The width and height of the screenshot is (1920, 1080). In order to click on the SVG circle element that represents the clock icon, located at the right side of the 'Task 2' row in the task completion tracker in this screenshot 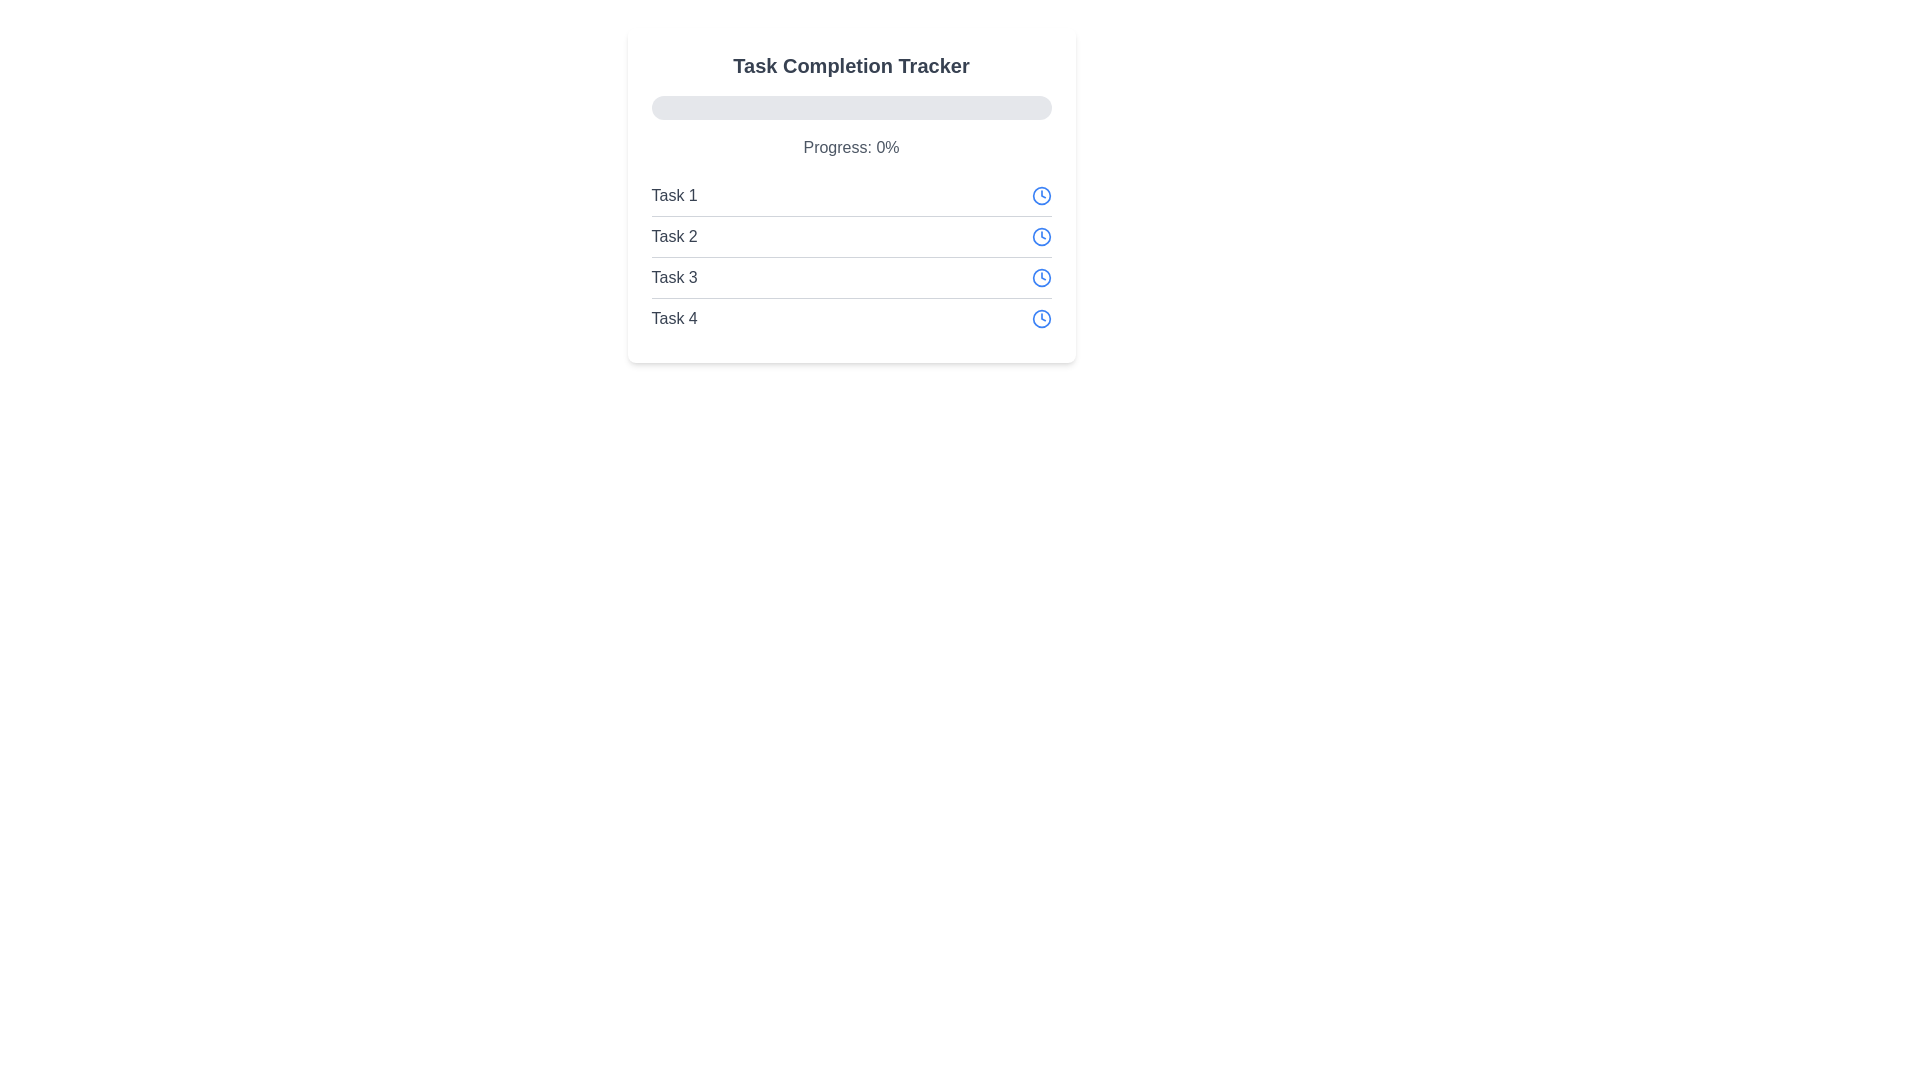, I will do `click(1040, 235)`.